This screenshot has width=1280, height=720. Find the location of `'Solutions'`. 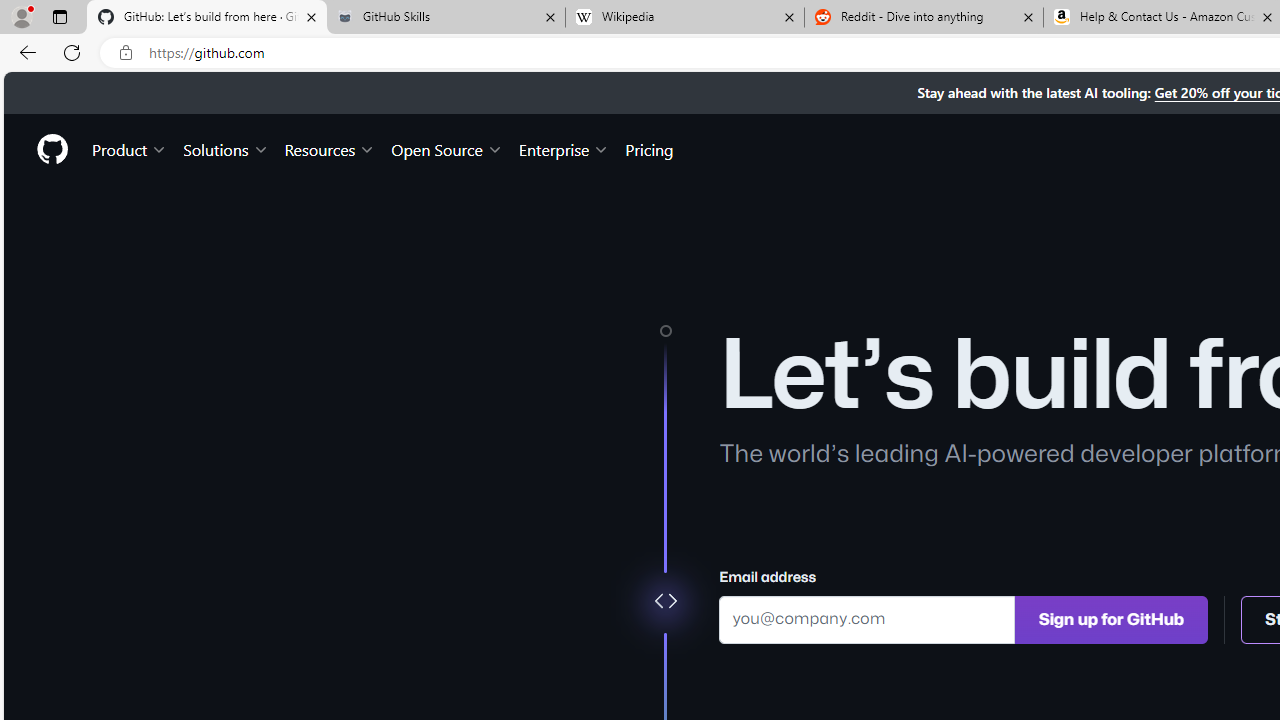

'Solutions' is located at coordinates (225, 148).